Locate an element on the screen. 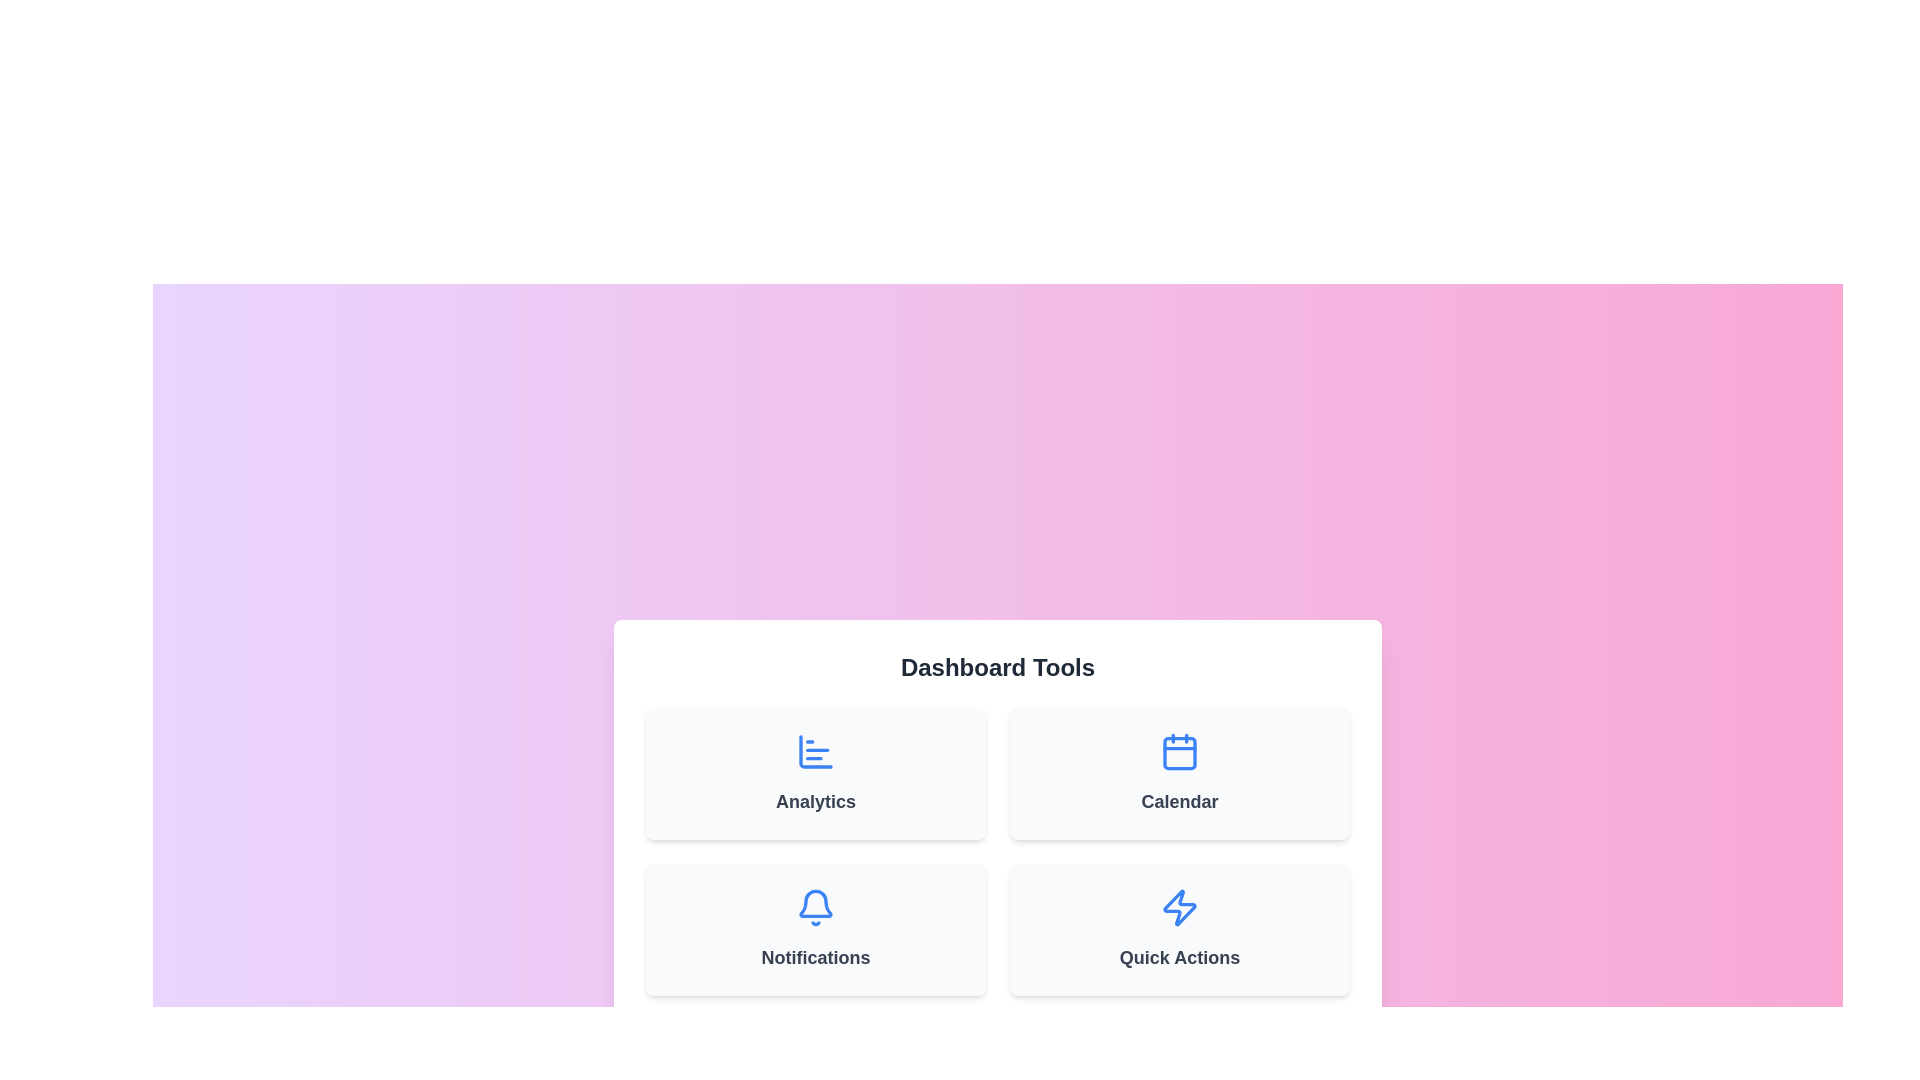  the calendar date box icon element located in the upper-right segment of the dashboard tools grid is located at coordinates (1180, 752).